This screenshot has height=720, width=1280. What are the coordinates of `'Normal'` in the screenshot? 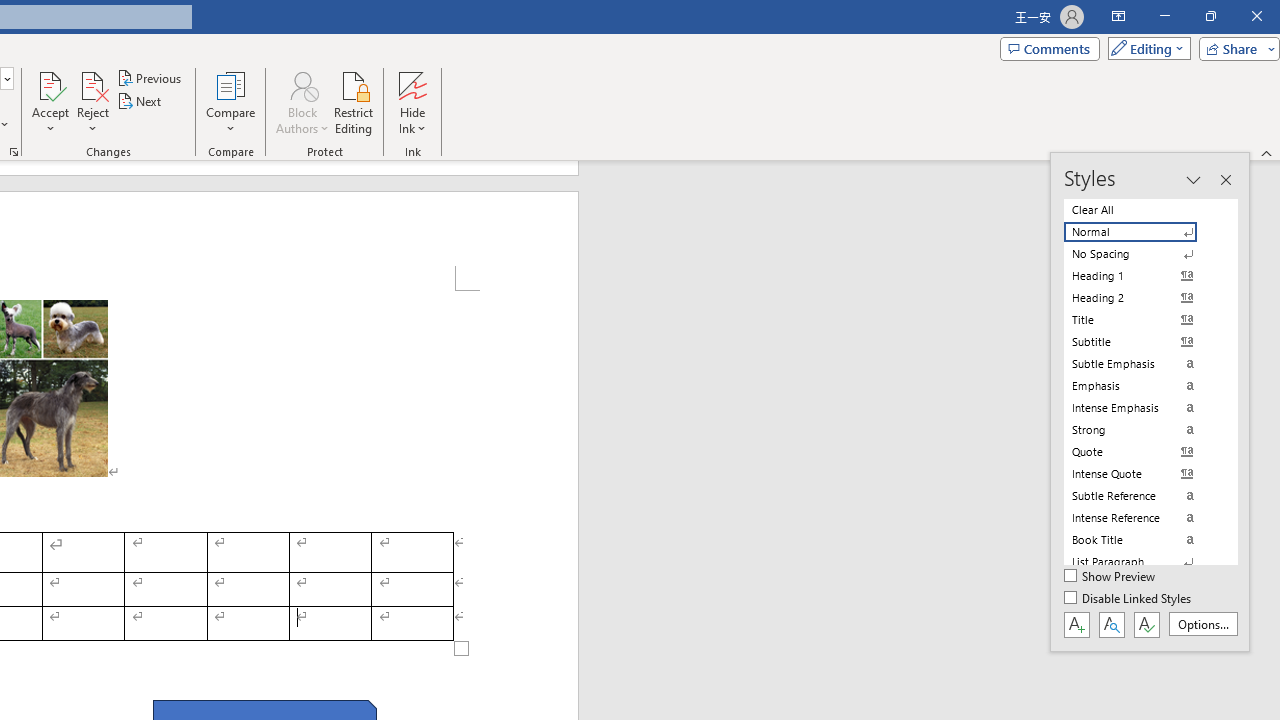 It's located at (1142, 231).